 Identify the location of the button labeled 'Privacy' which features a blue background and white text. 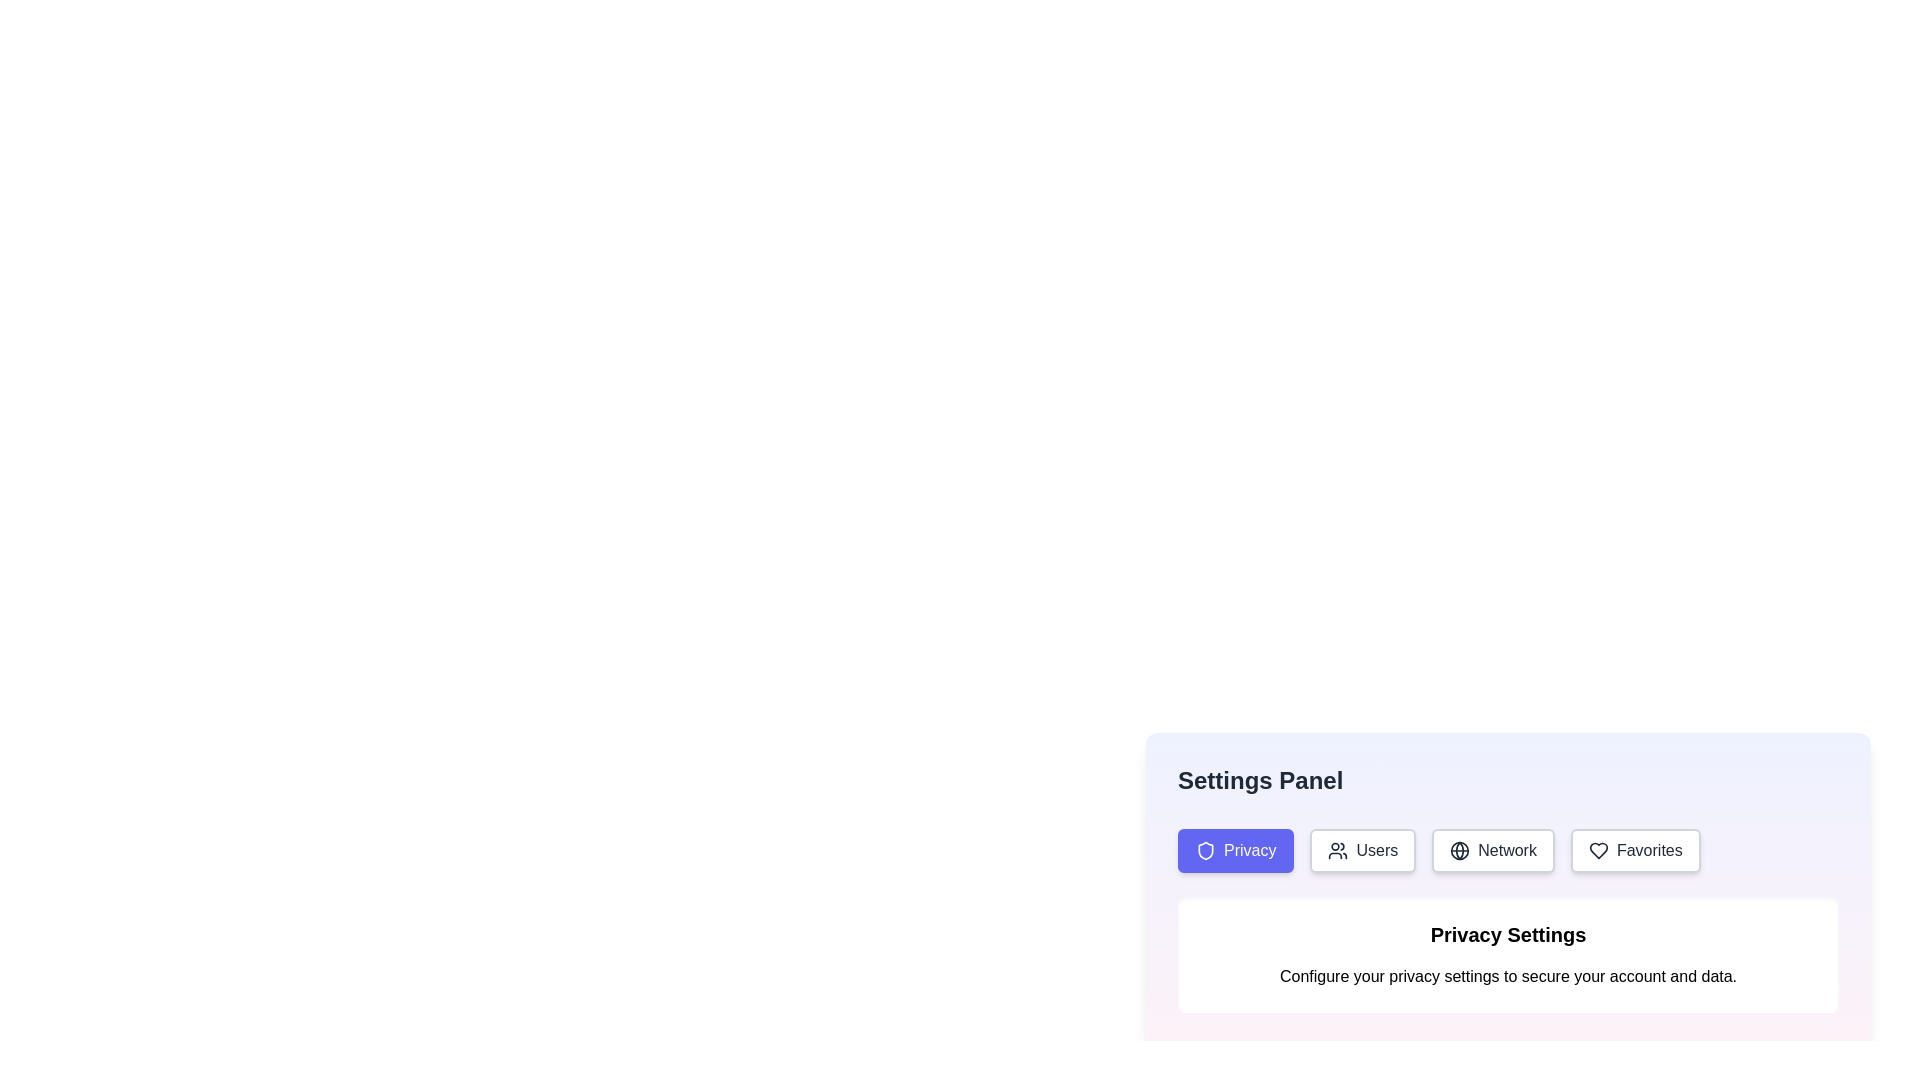
(1248, 851).